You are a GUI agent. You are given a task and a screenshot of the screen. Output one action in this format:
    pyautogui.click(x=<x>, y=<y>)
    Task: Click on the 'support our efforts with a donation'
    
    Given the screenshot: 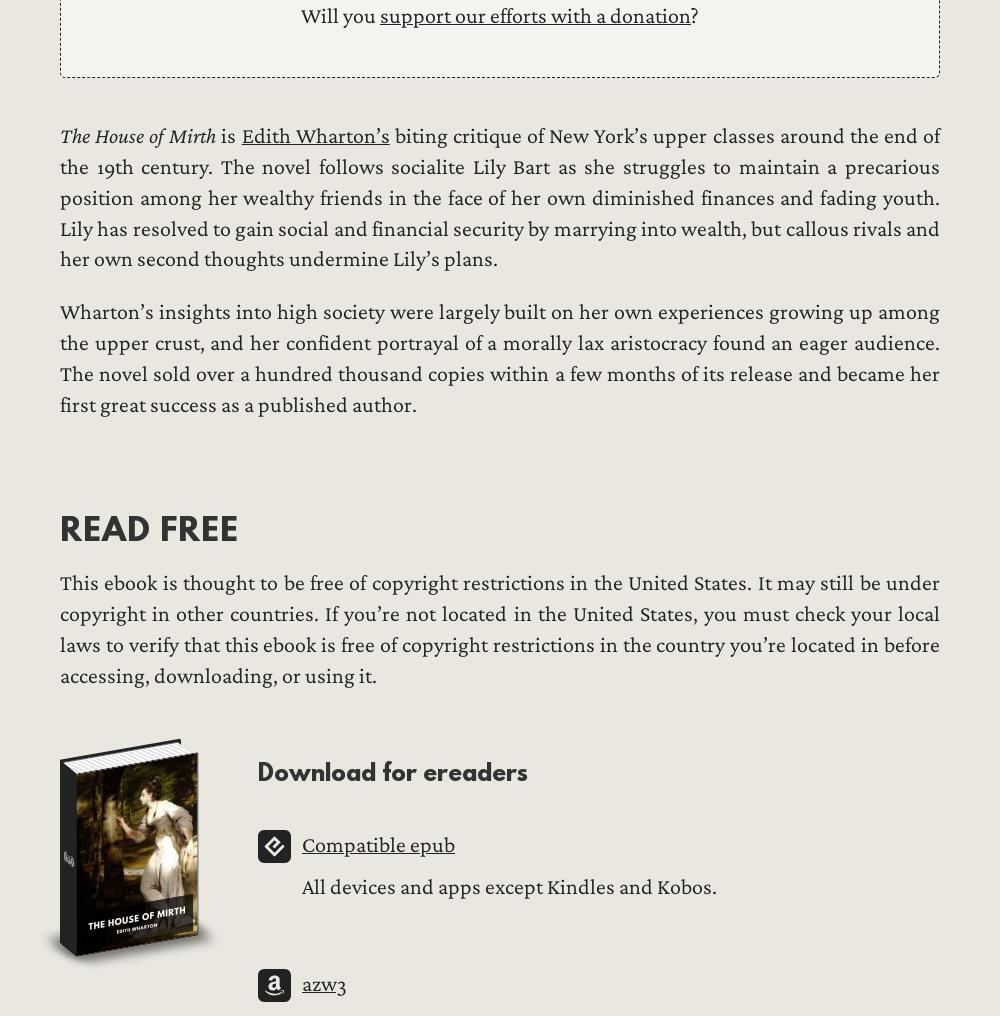 What is the action you would take?
    pyautogui.click(x=535, y=14)
    